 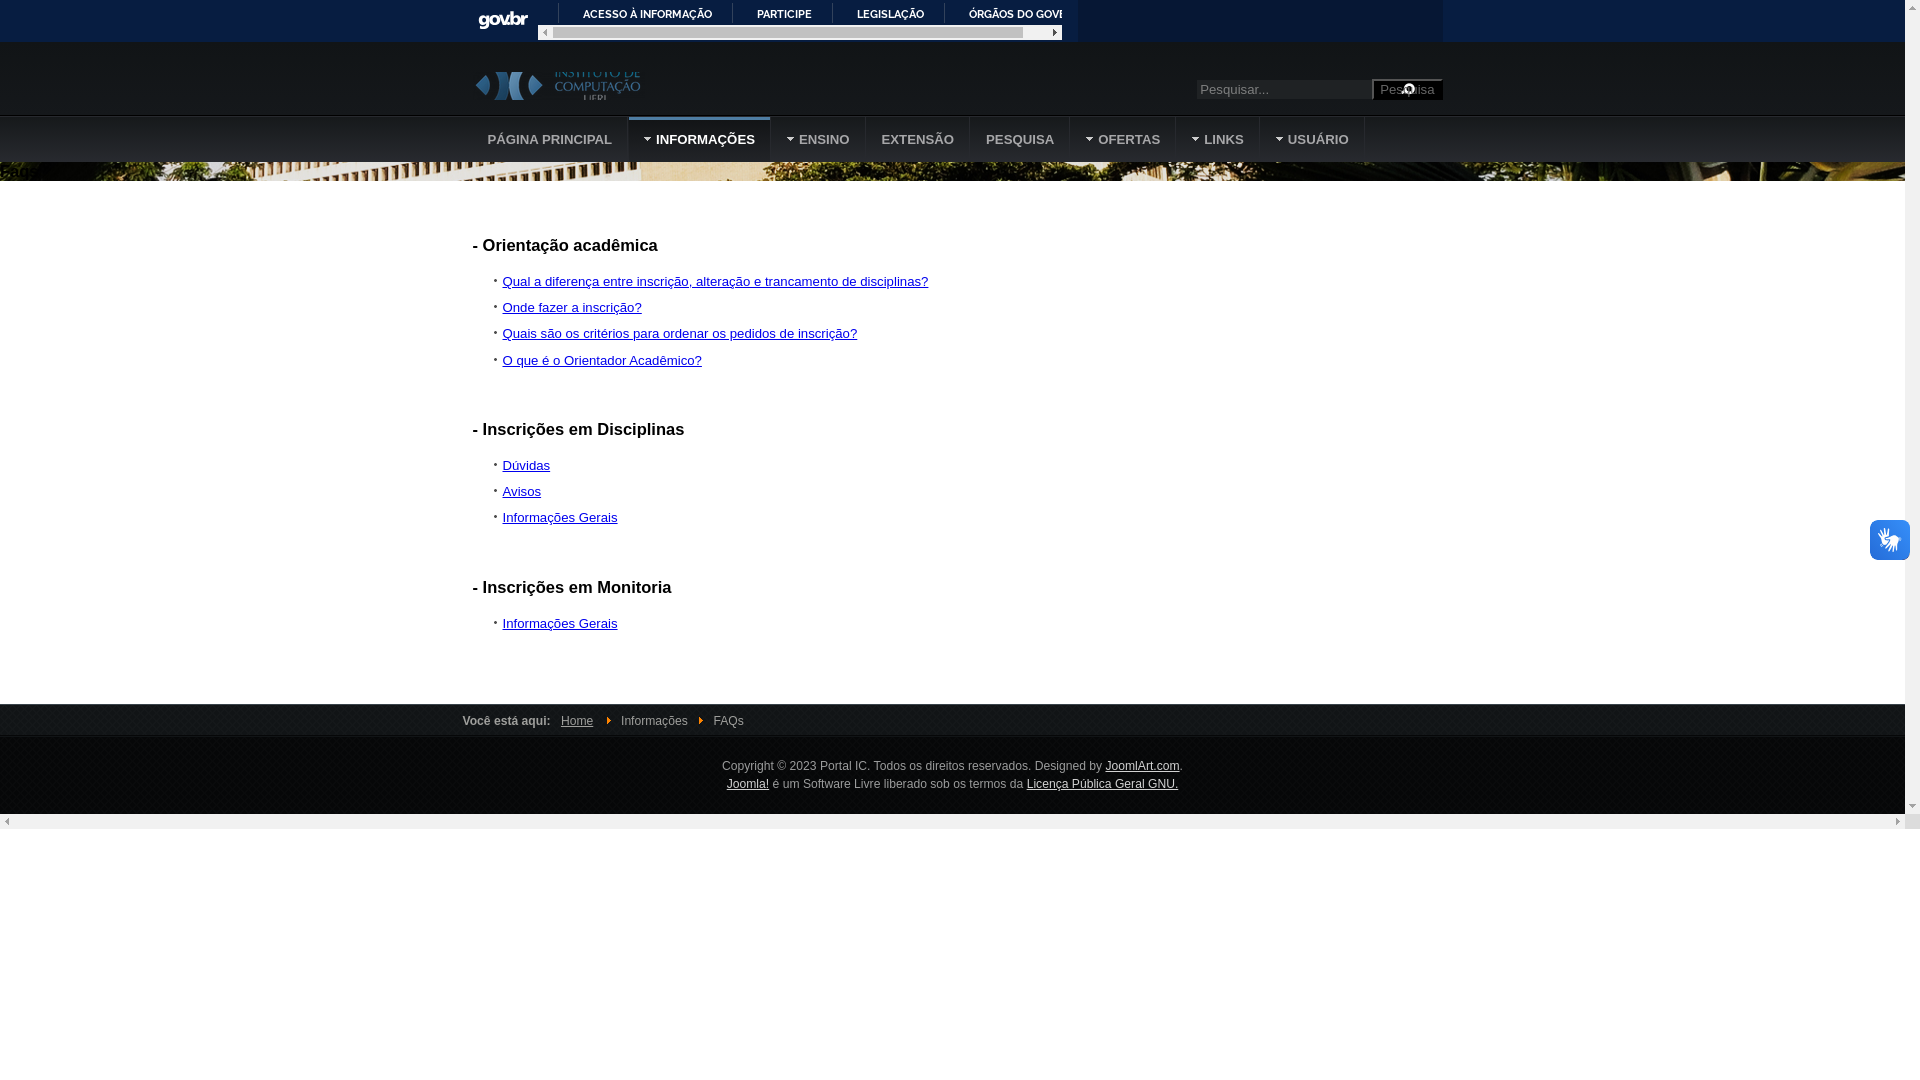 I want to click on 'JoomlArt.com', so click(x=1142, y=765).